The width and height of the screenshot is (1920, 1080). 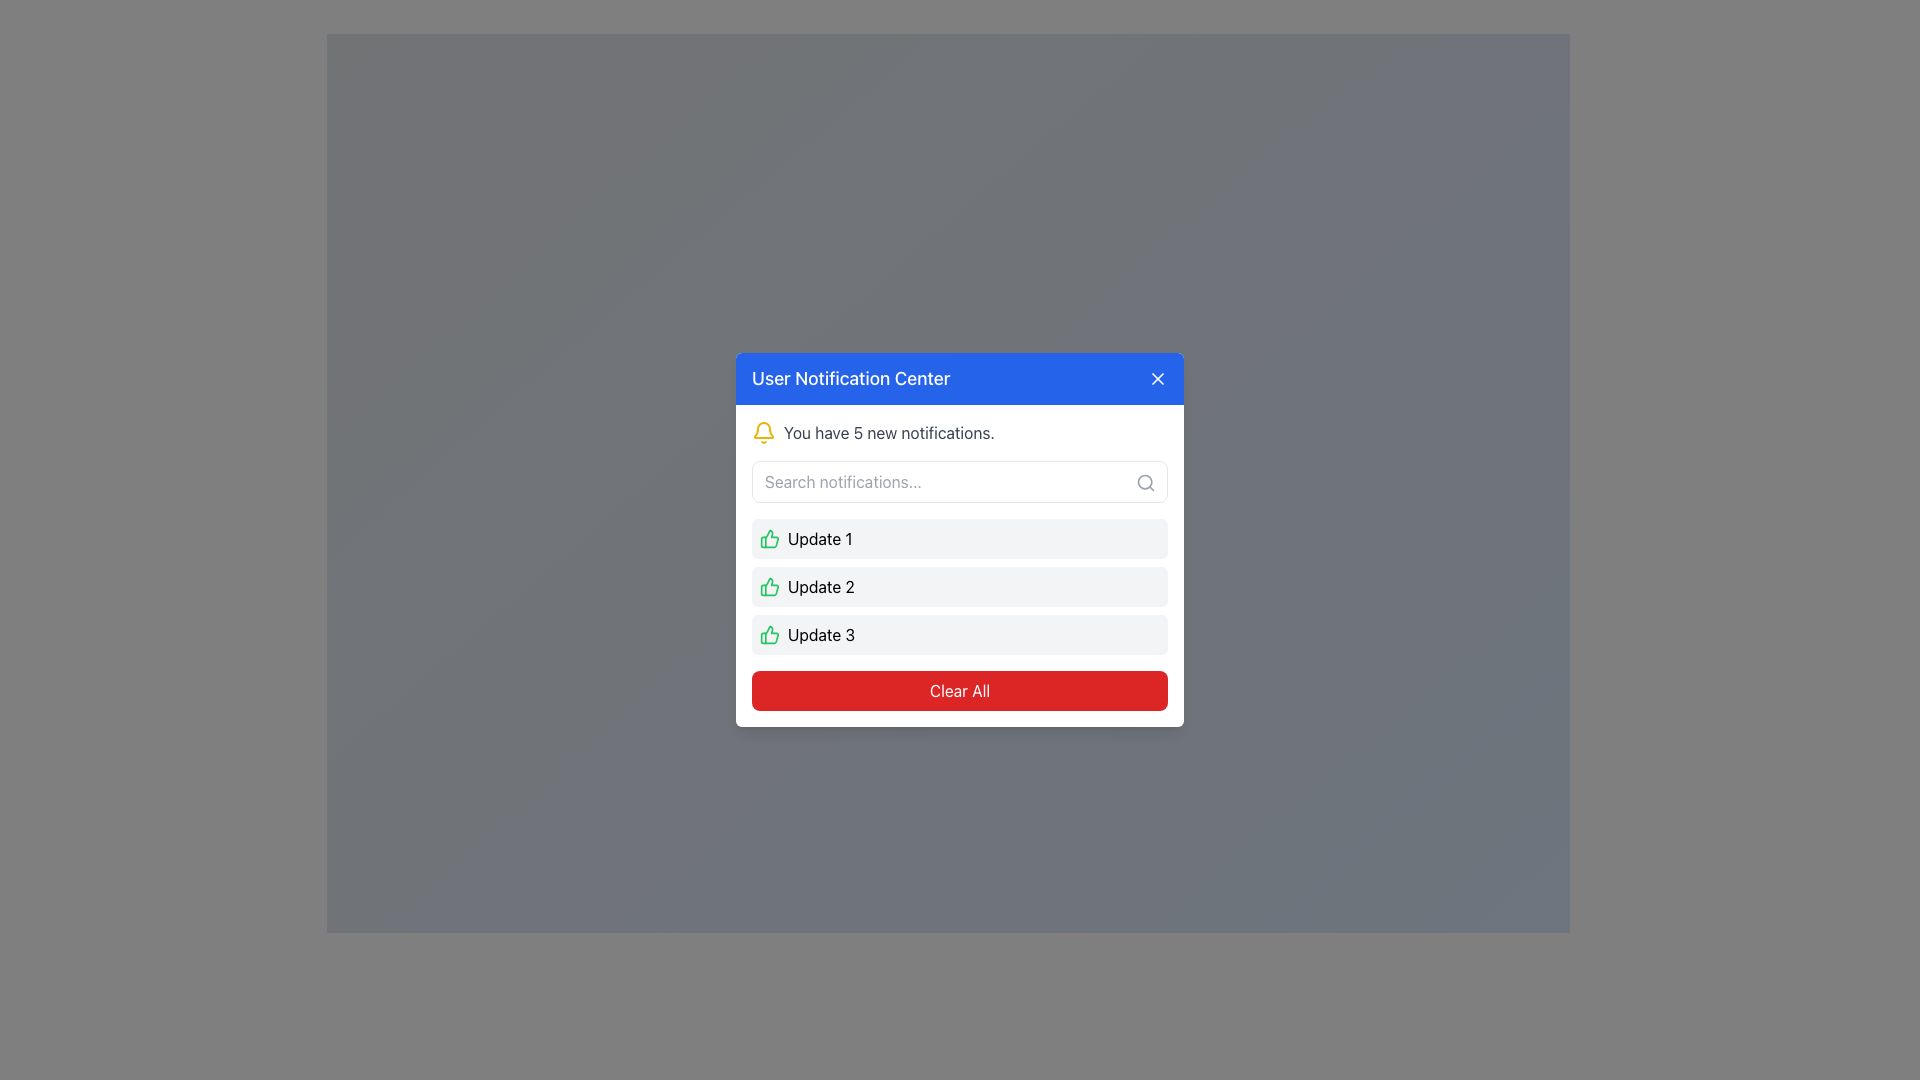 What do you see at coordinates (851, 378) in the screenshot?
I see `the title text of the notification center interface, which is located in the top-left section of a blue header bar` at bounding box center [851, 378].